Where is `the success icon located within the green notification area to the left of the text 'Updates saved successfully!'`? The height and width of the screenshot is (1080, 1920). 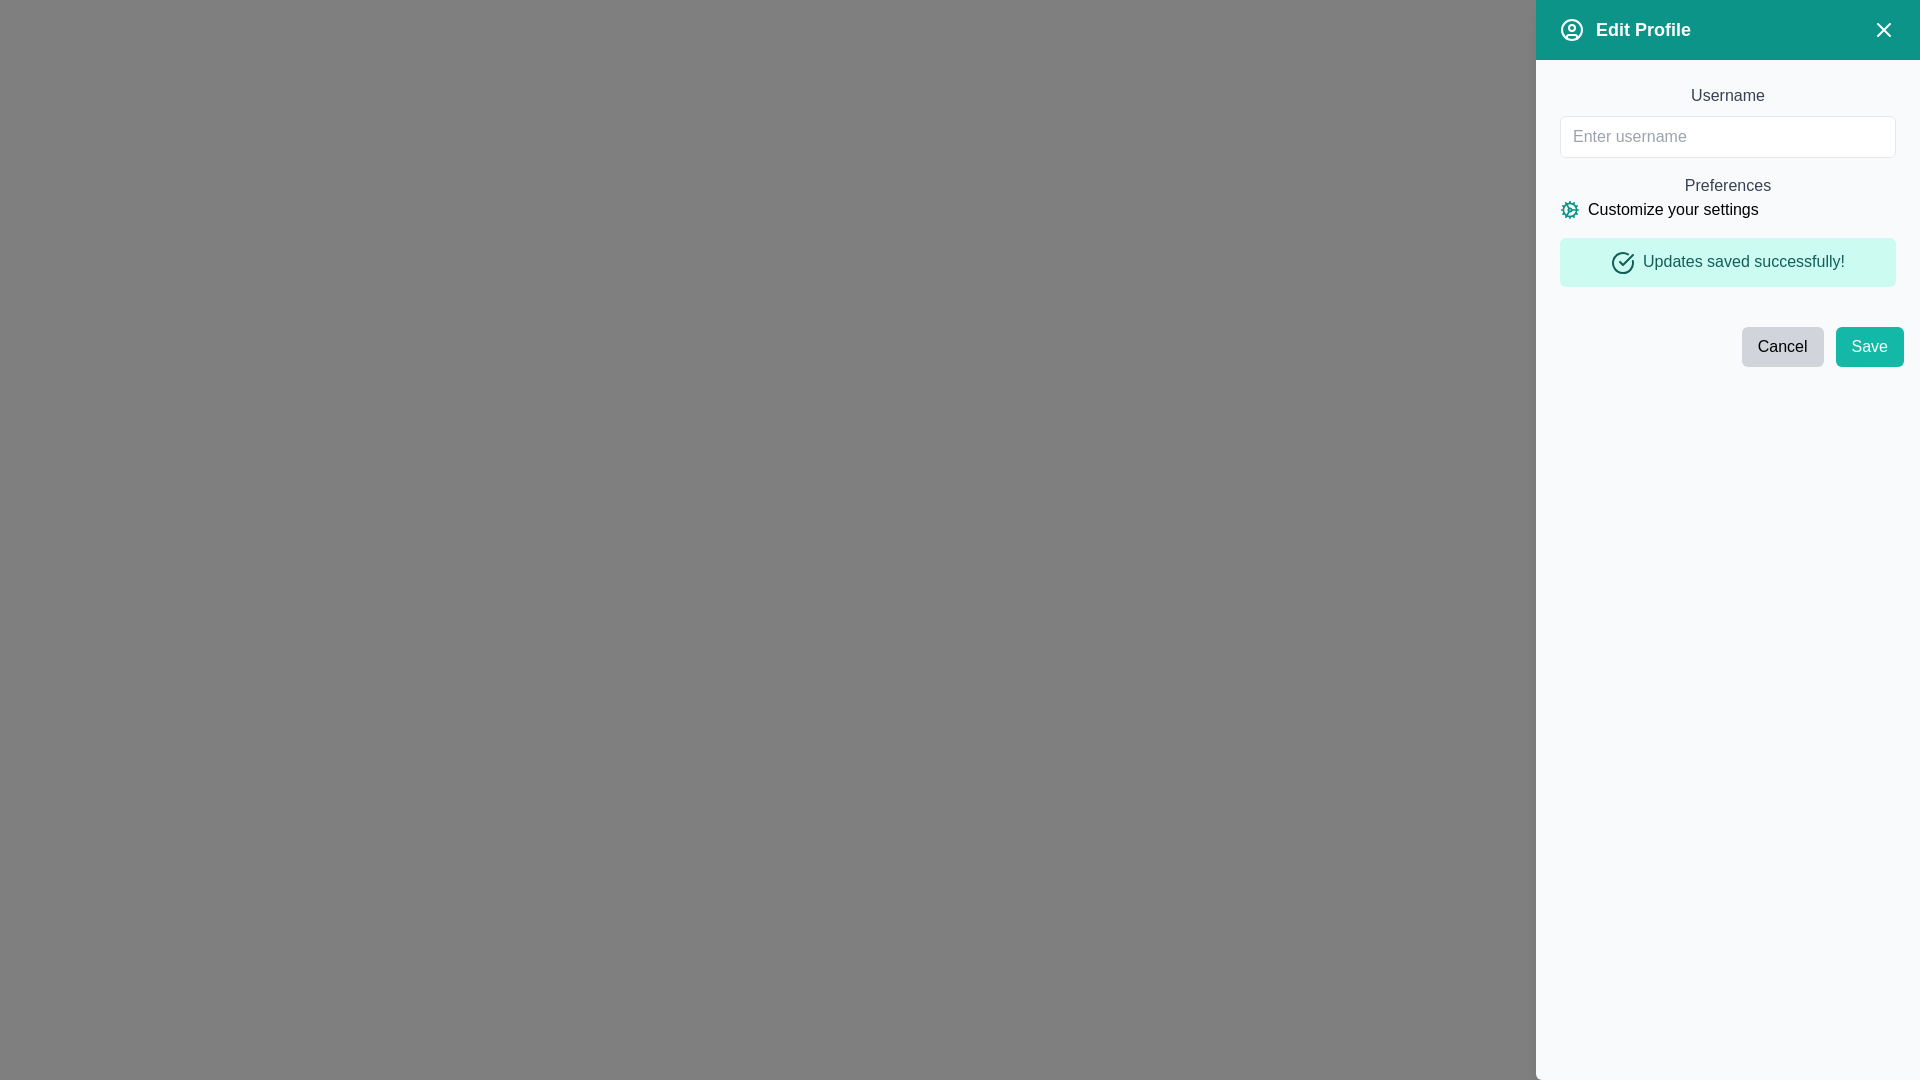
the success icon located within the green notification area to the left of the text 'Updates saved successfully!' is located at coordinates (1622, 261).